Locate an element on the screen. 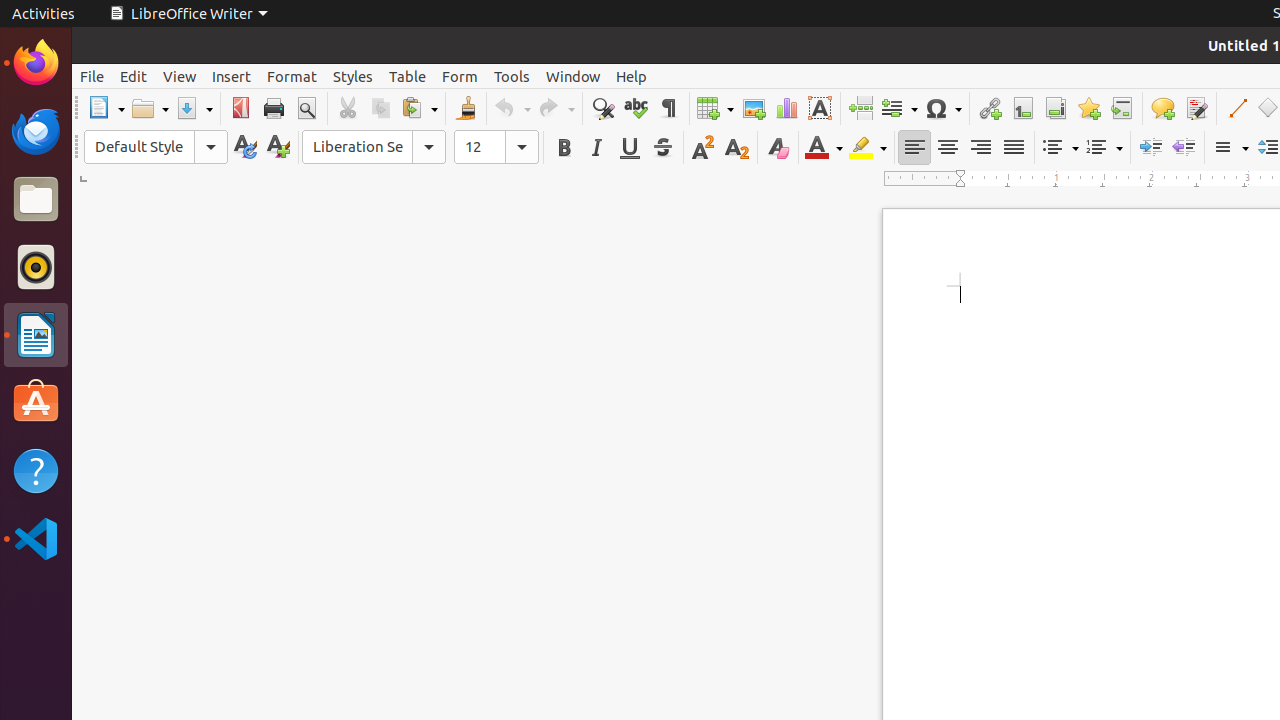  'Page Break' is located at coordinates (860, 108).